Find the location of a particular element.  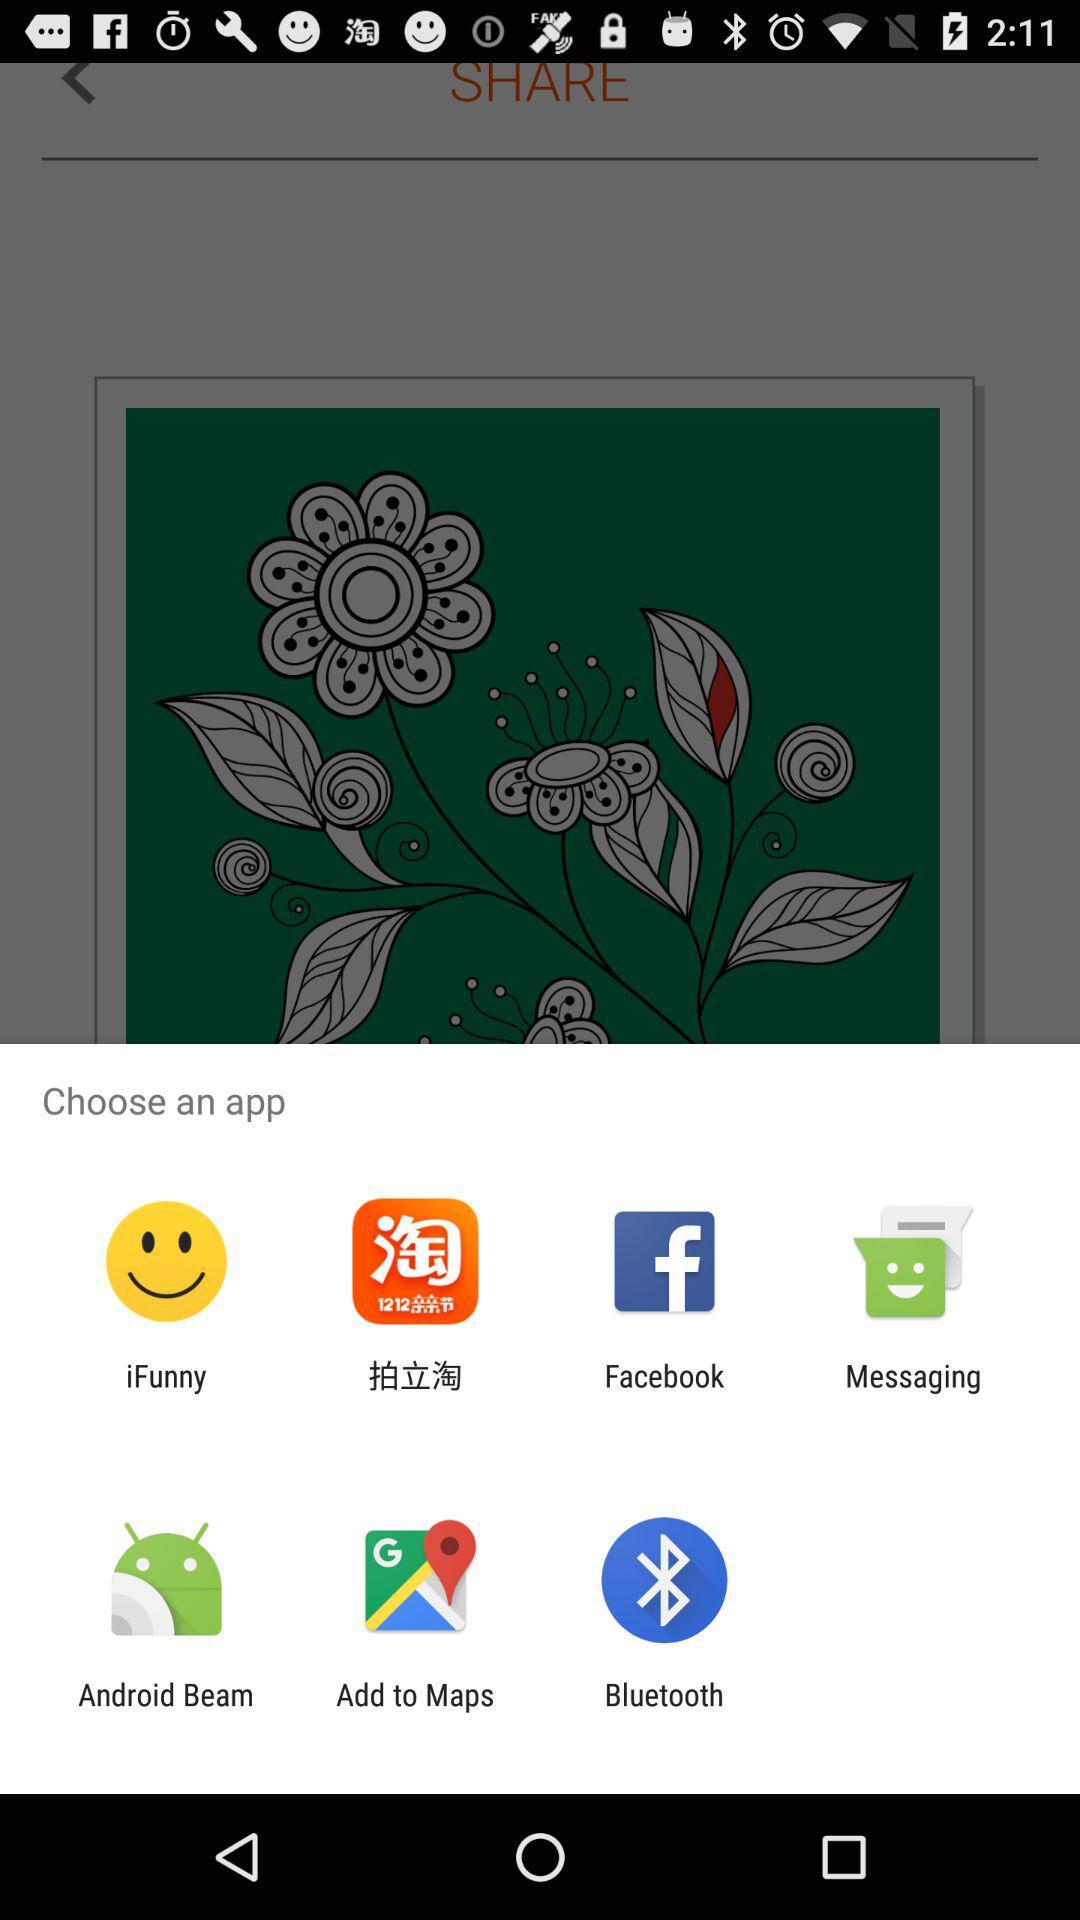

the icon next to the facebook is located at coordinates (913, 1392).